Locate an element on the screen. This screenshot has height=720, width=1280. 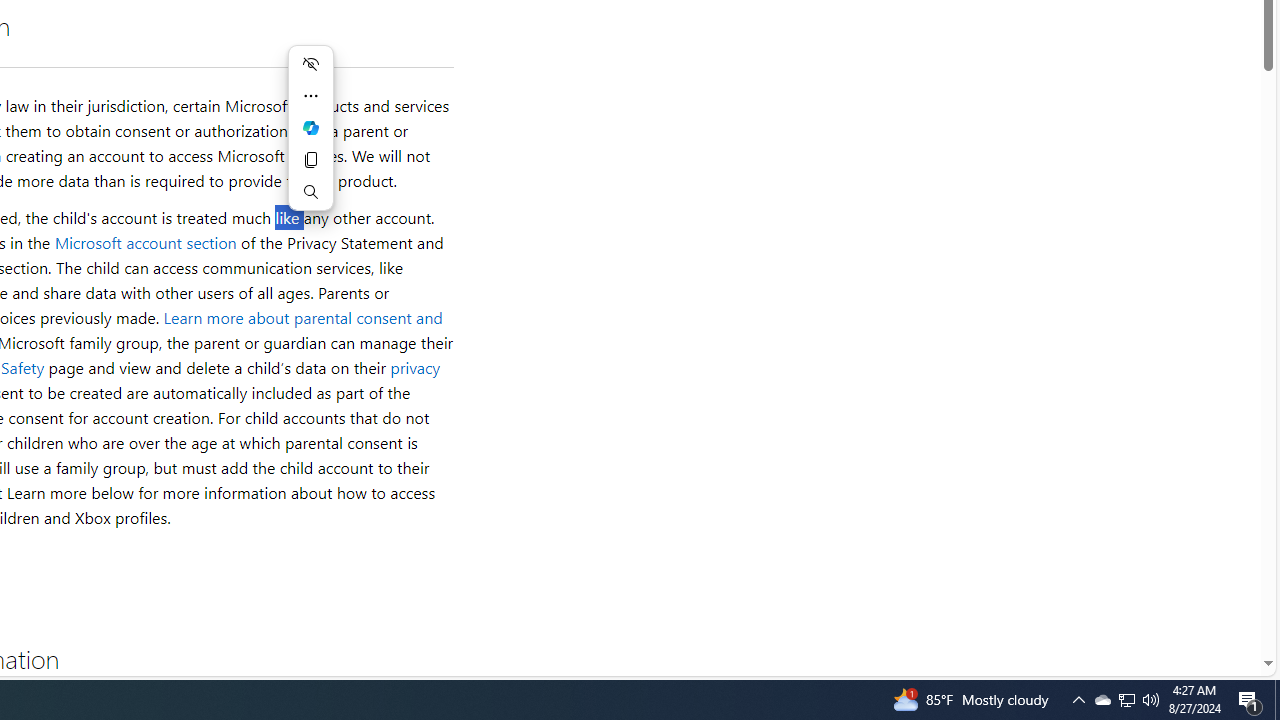
'Copy' is located at coordinates (310, 158).